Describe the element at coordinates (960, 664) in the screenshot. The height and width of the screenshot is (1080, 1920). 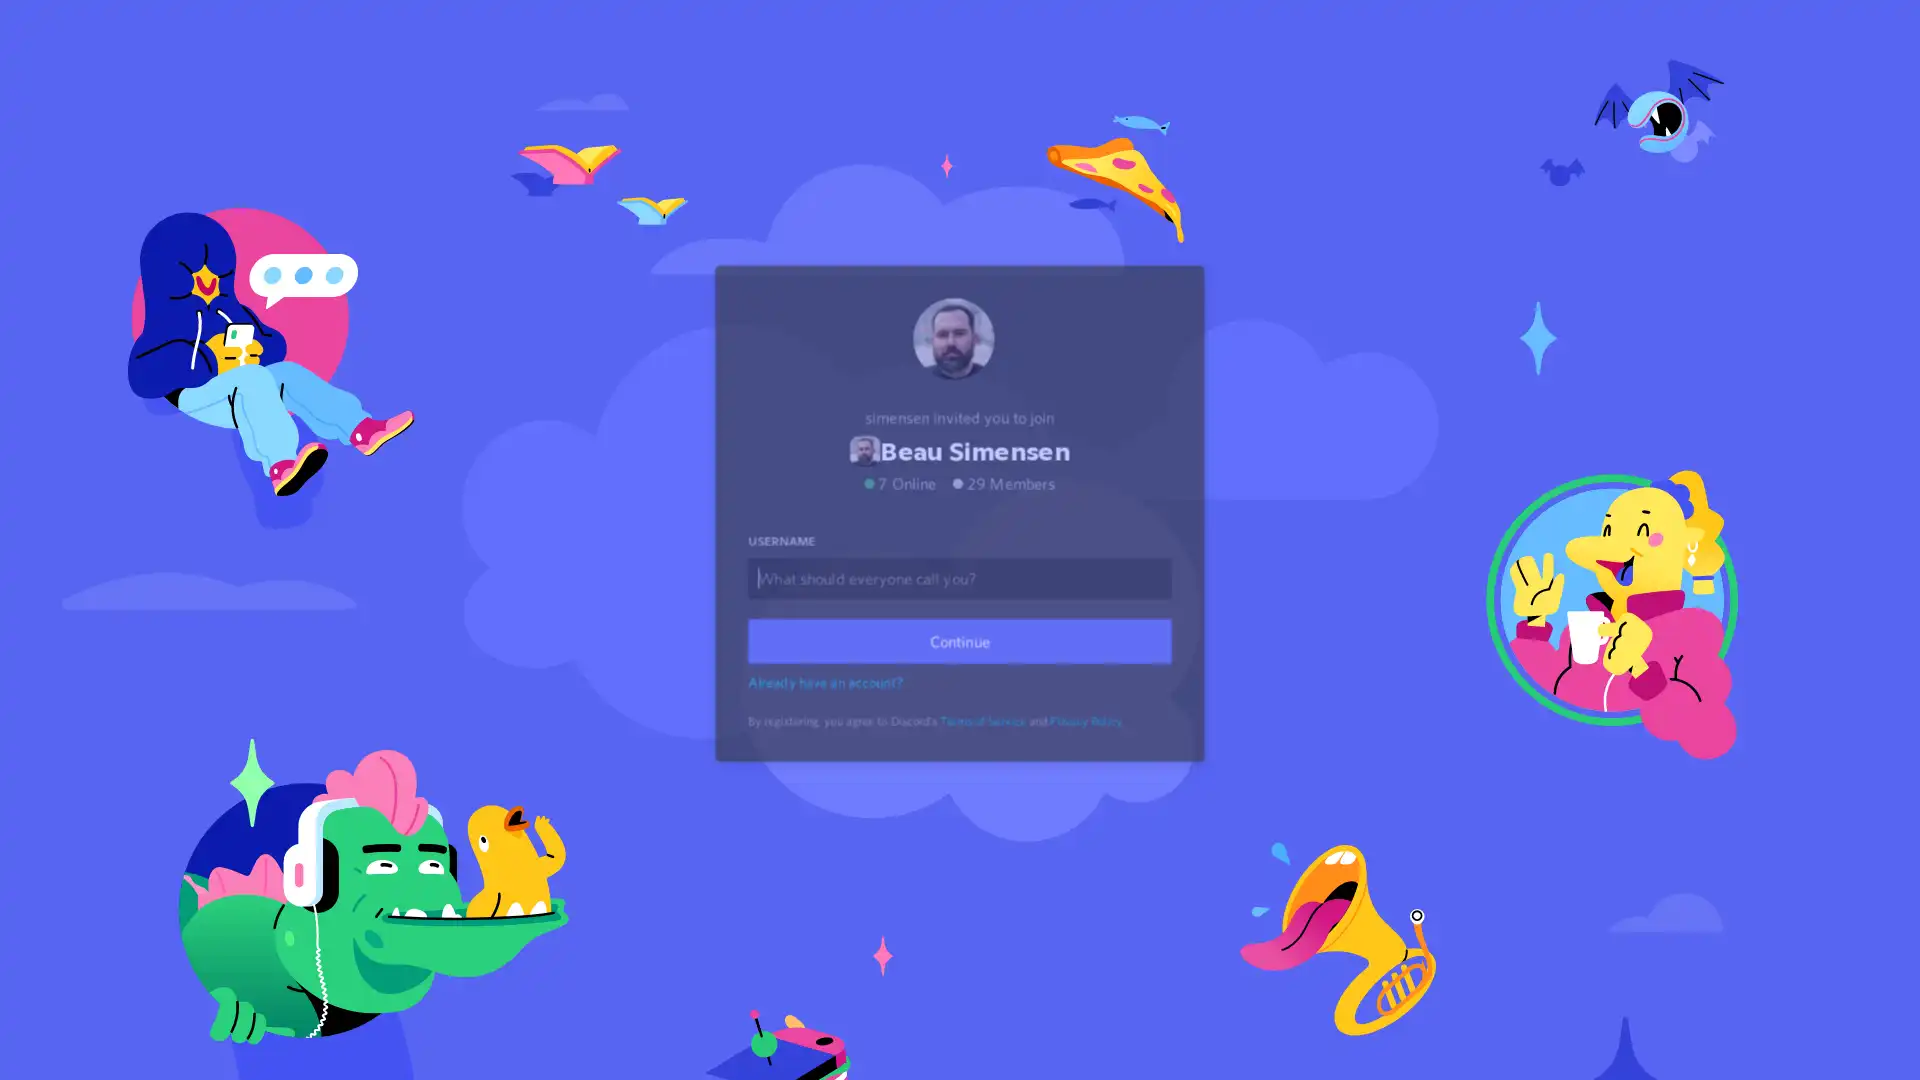
I see `Continue` at that location.